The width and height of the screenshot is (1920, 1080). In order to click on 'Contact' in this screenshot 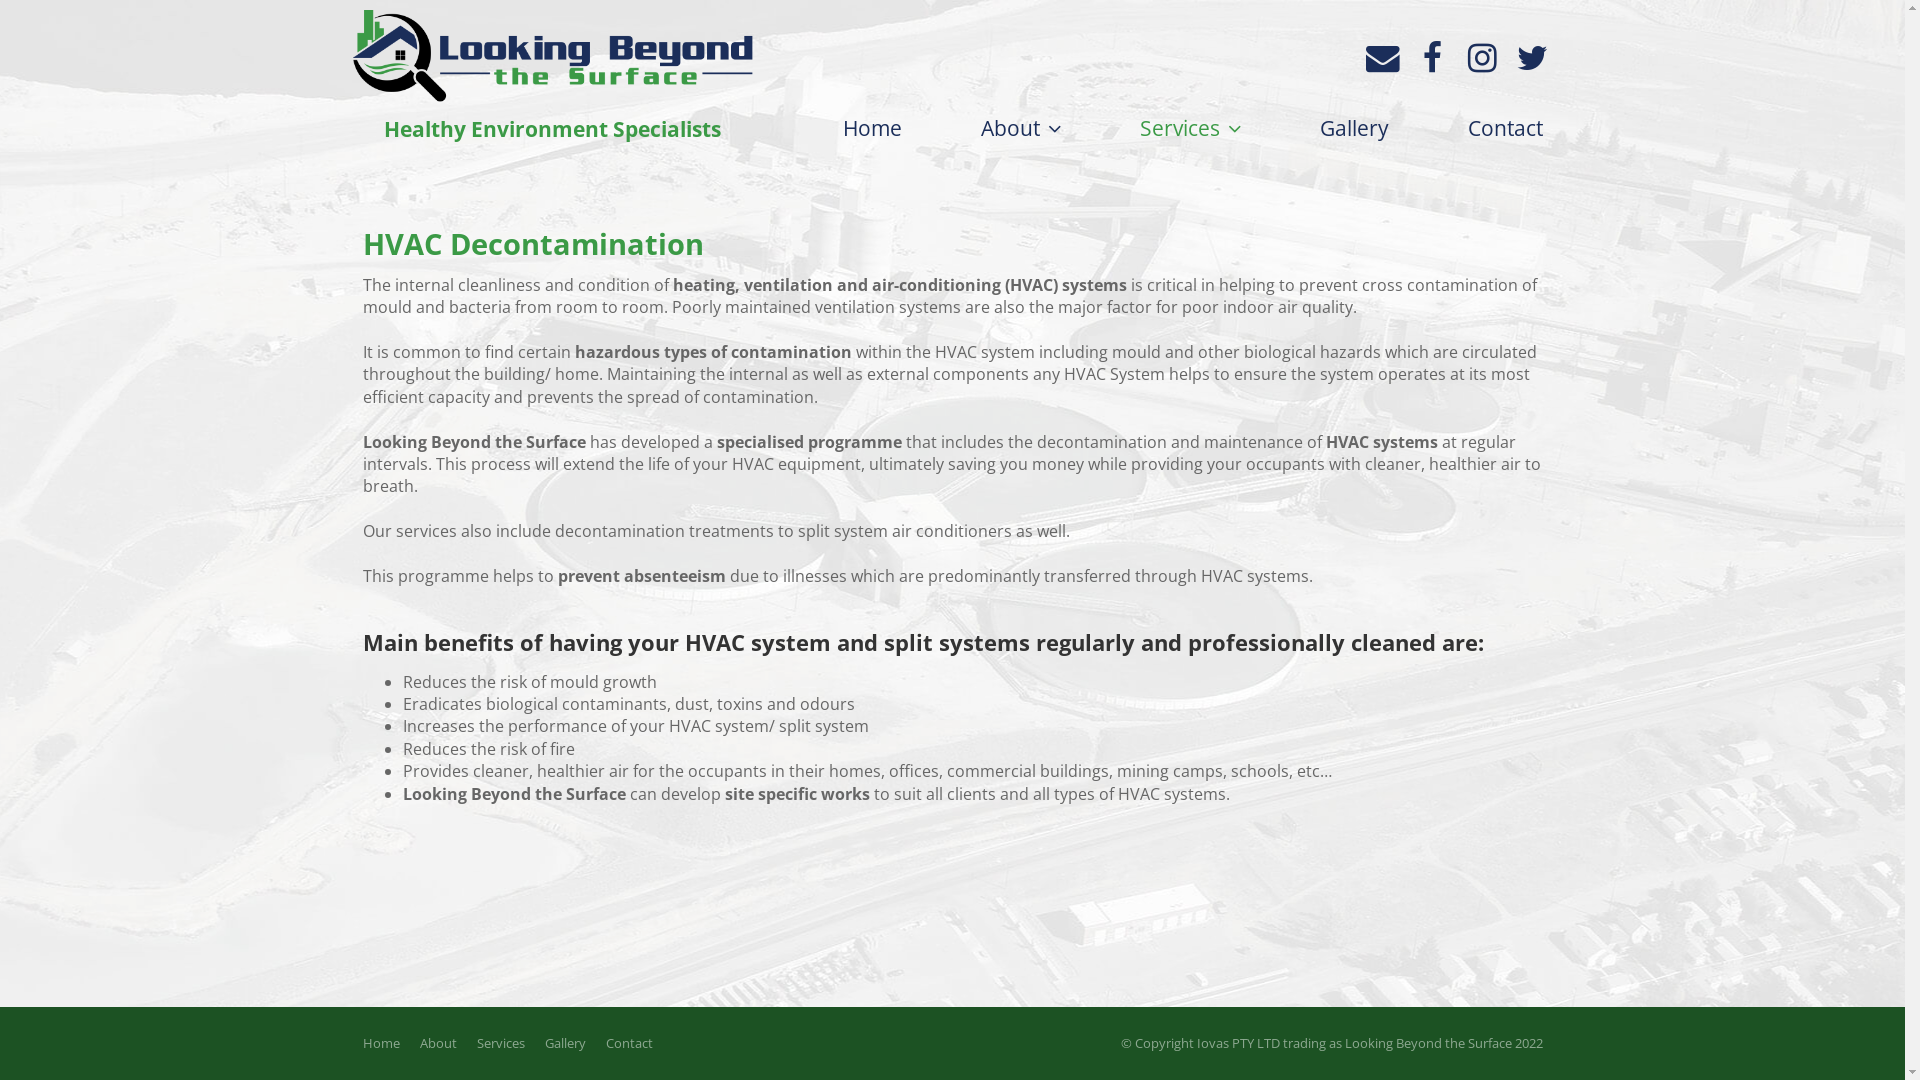, I will do `click(628, 1041)`.